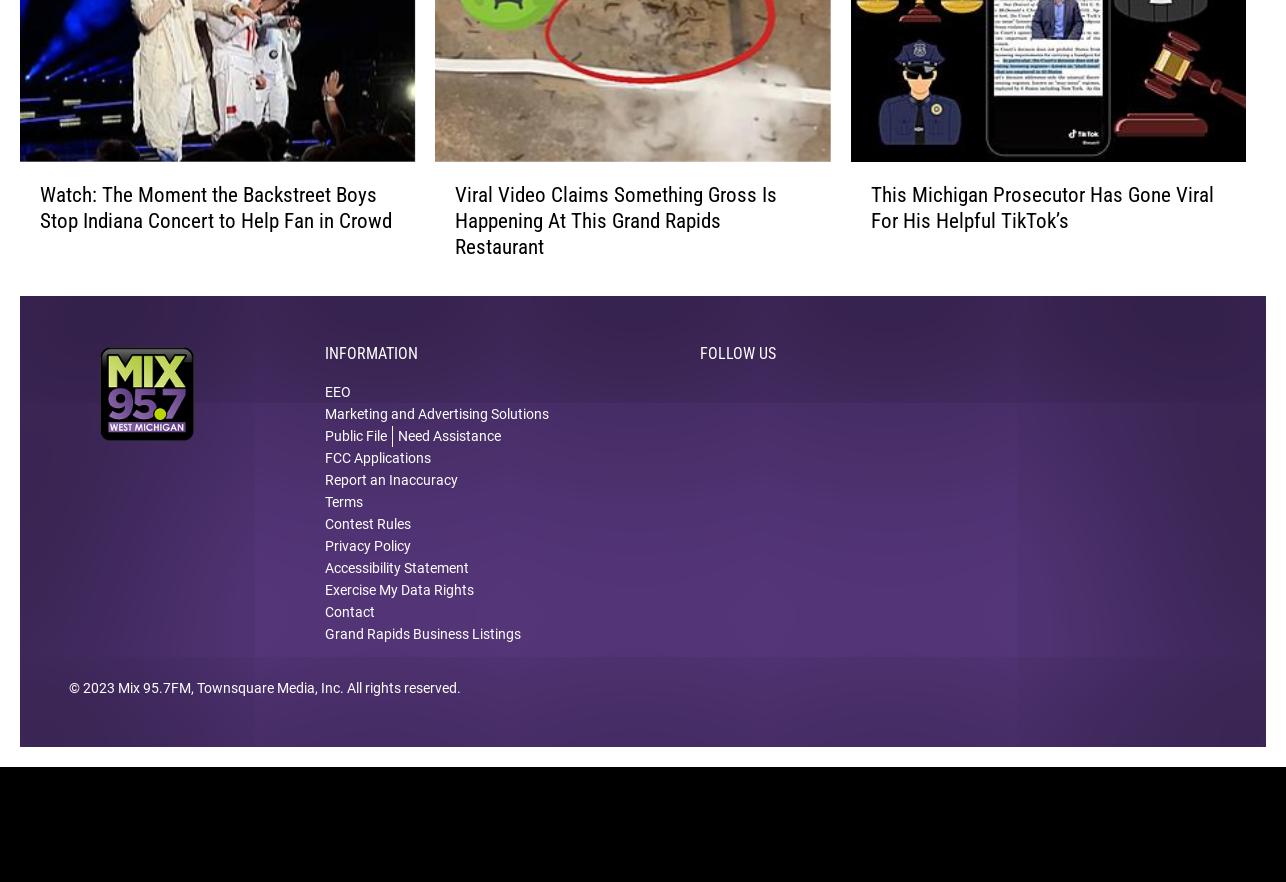 The height and width of the screenshot is (882, 1286). Describe the element at coordinates (435, 439) in the screenshot. I see `'Marketing and Advertising Solutions'` at that location.